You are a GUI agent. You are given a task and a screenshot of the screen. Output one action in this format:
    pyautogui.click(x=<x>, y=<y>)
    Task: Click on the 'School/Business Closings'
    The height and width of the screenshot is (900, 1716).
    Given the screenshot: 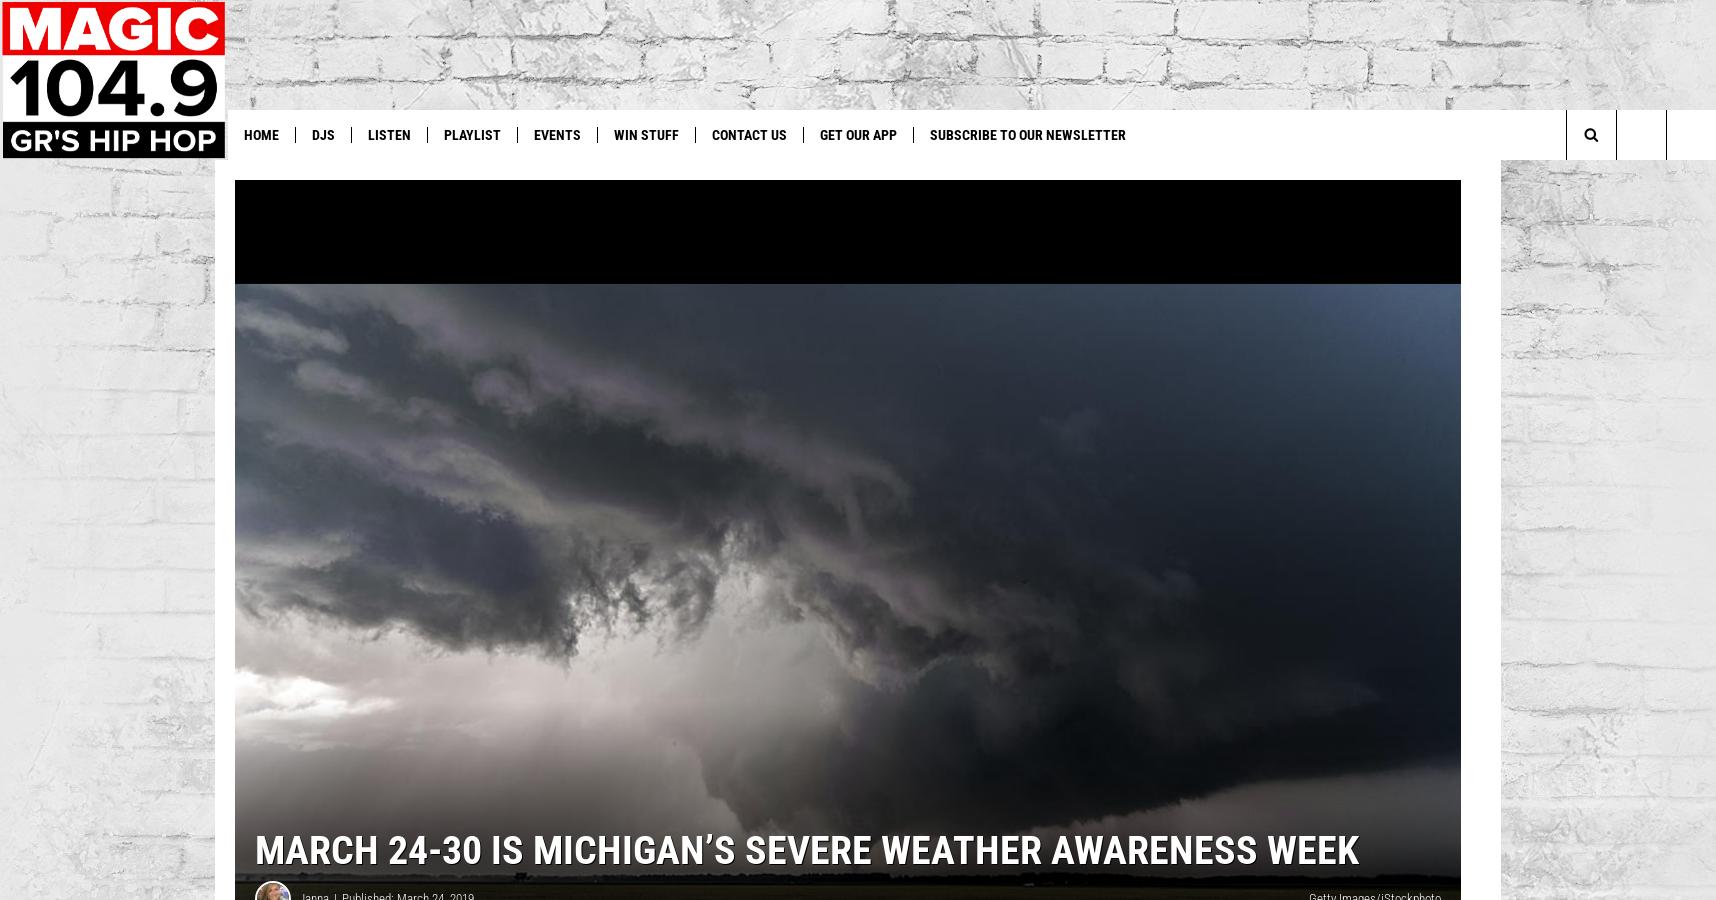 What is the action you would take?
    pyautogui.click(x=1155, y=176)
    